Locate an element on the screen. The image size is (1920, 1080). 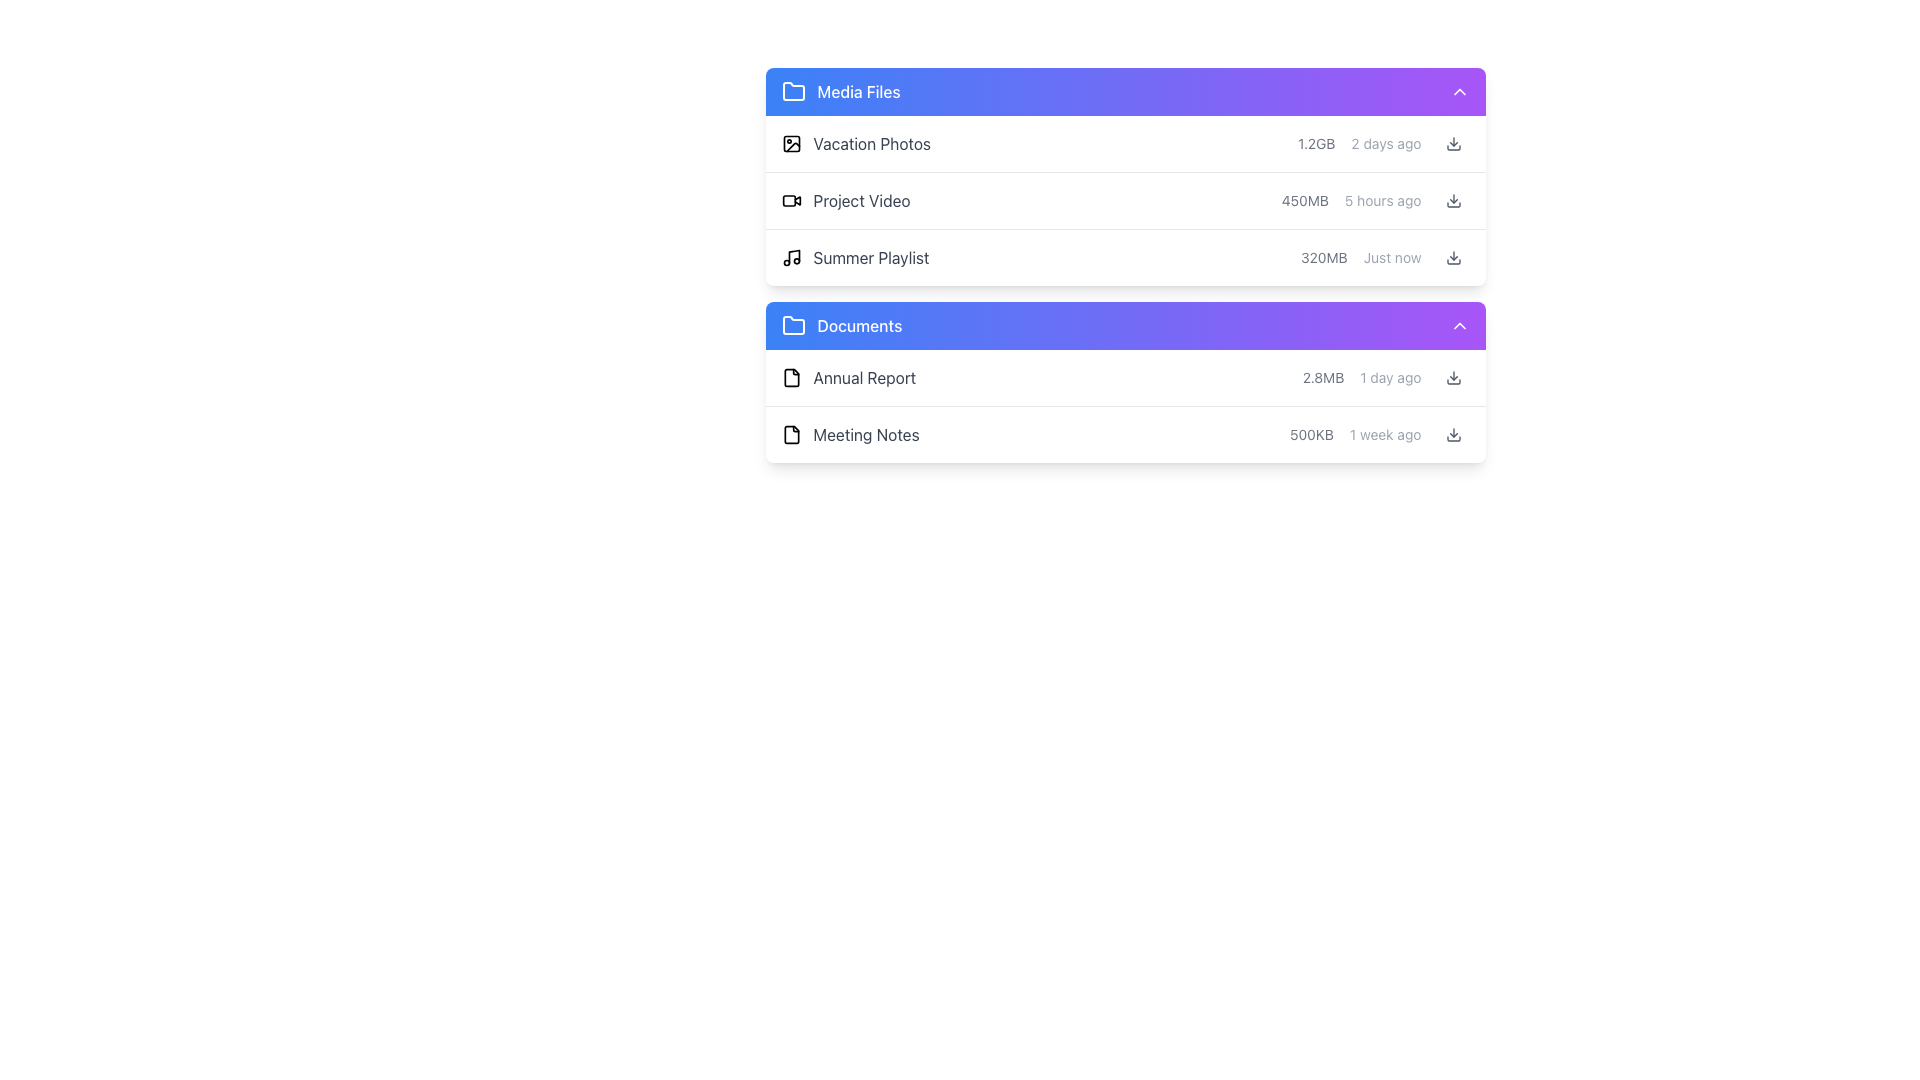
the second chevron icon in the top-right corner of the Media Files section is located at coordinates (1459, 92).